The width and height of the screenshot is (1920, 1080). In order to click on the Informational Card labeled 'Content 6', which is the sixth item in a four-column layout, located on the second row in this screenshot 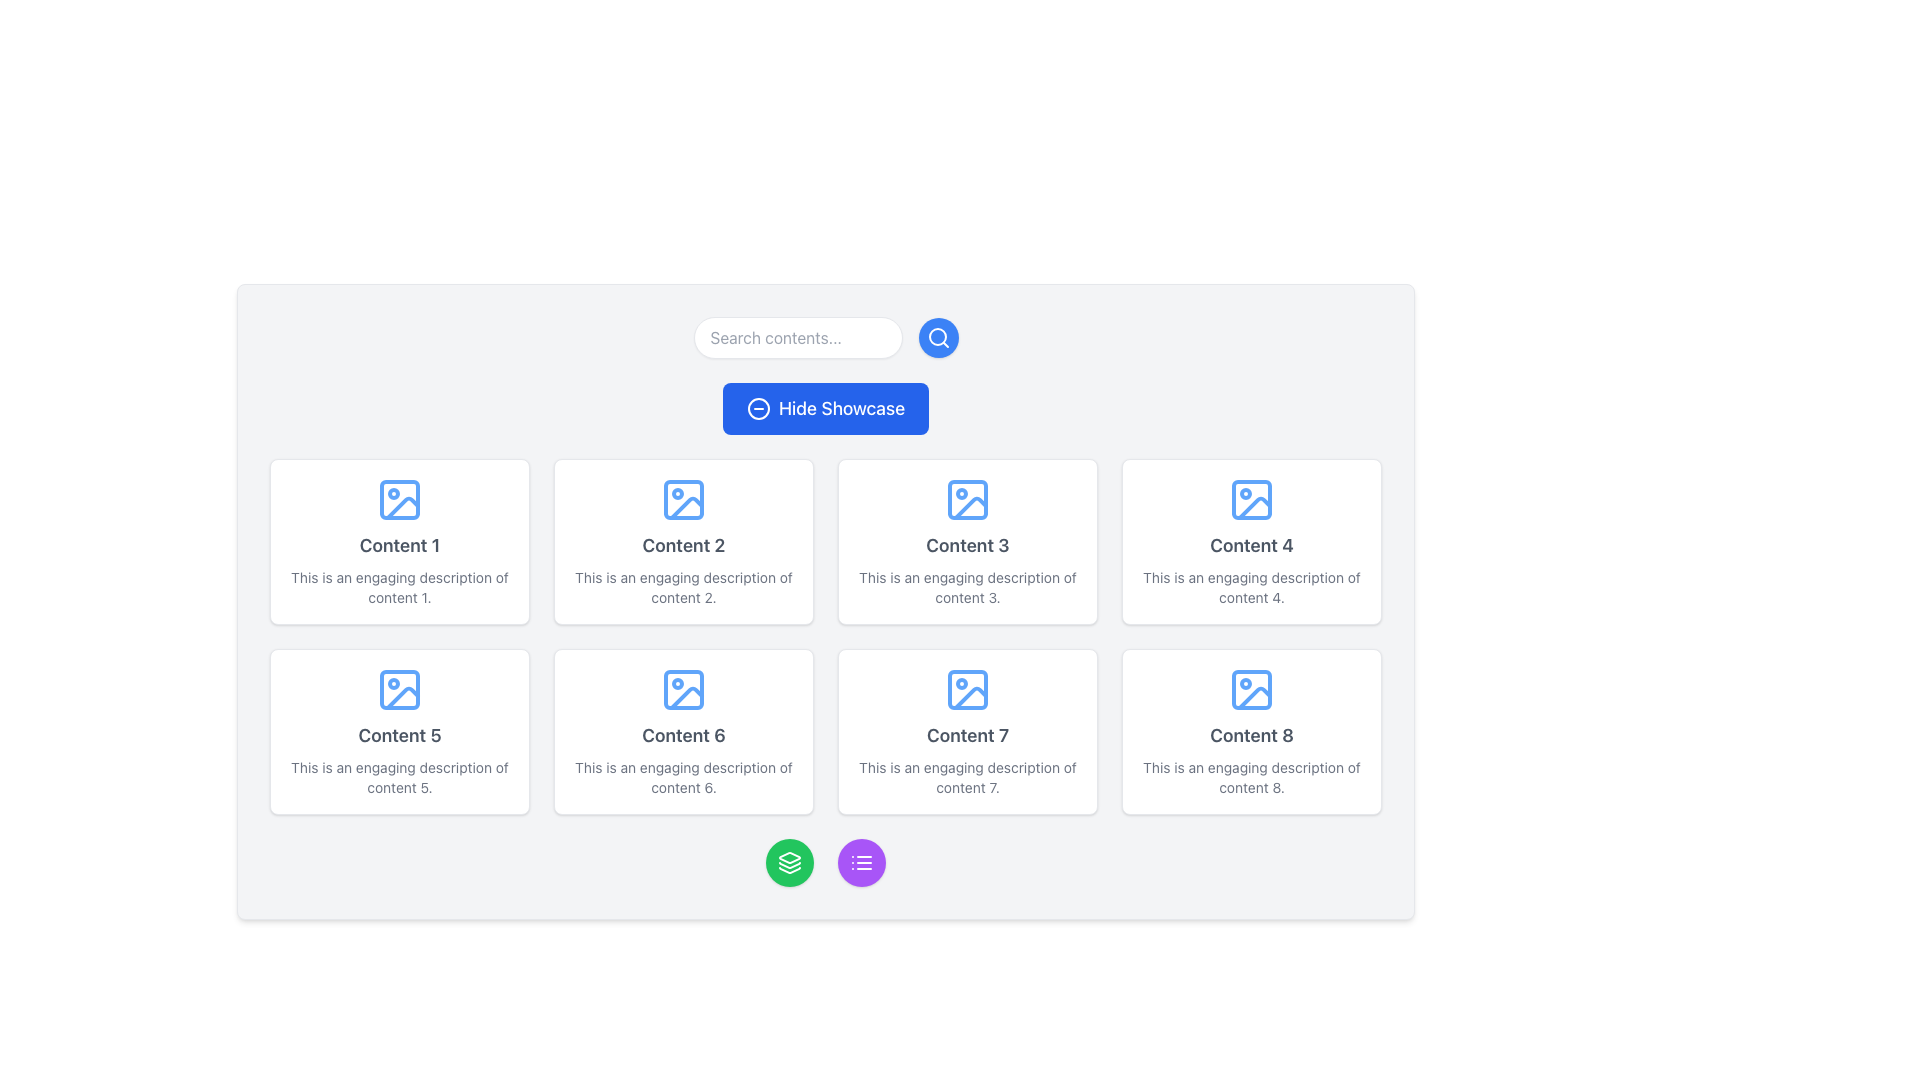, I will do `click(684, 732)`.